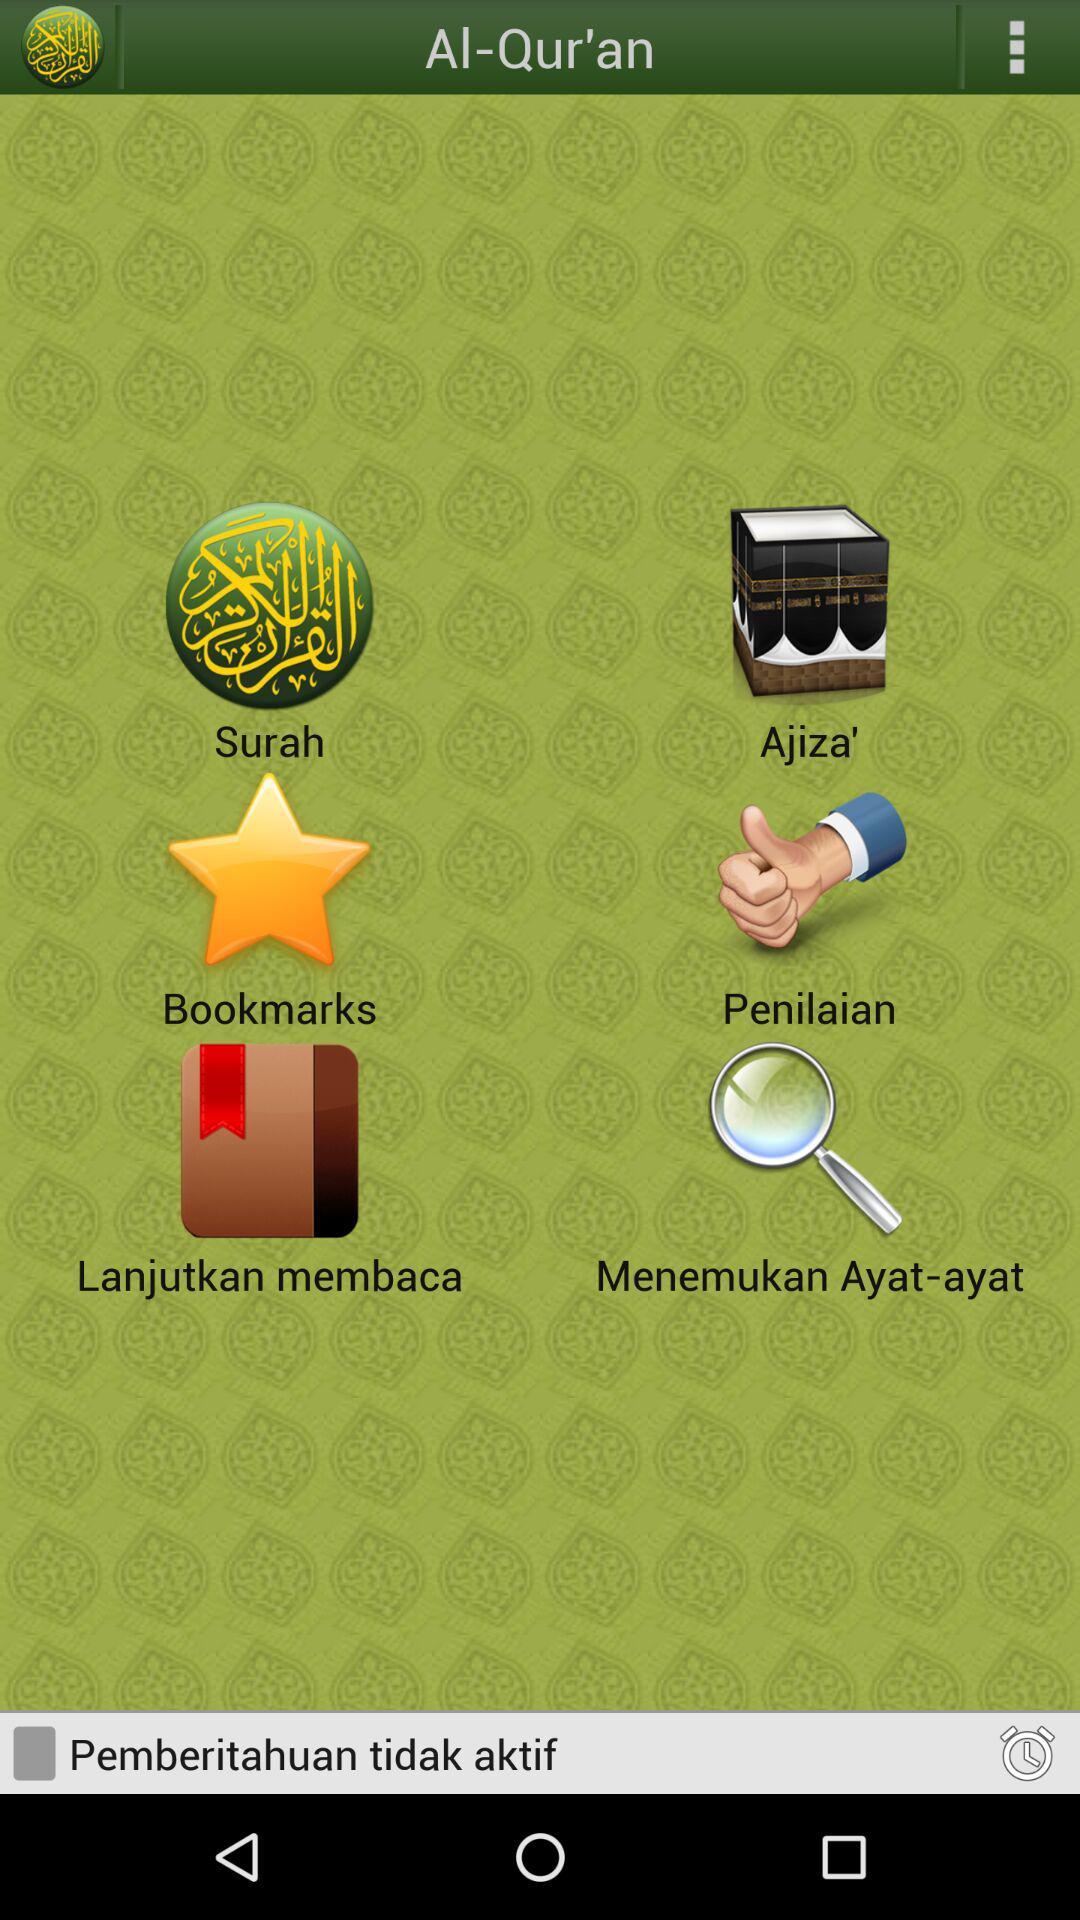 Image resolution: width=1080 pixels, height=1920 pixels. What do you see at coordinates (810, 605) in the screenshot?
I see `choose ajiza` at bounding box center [810, 605].